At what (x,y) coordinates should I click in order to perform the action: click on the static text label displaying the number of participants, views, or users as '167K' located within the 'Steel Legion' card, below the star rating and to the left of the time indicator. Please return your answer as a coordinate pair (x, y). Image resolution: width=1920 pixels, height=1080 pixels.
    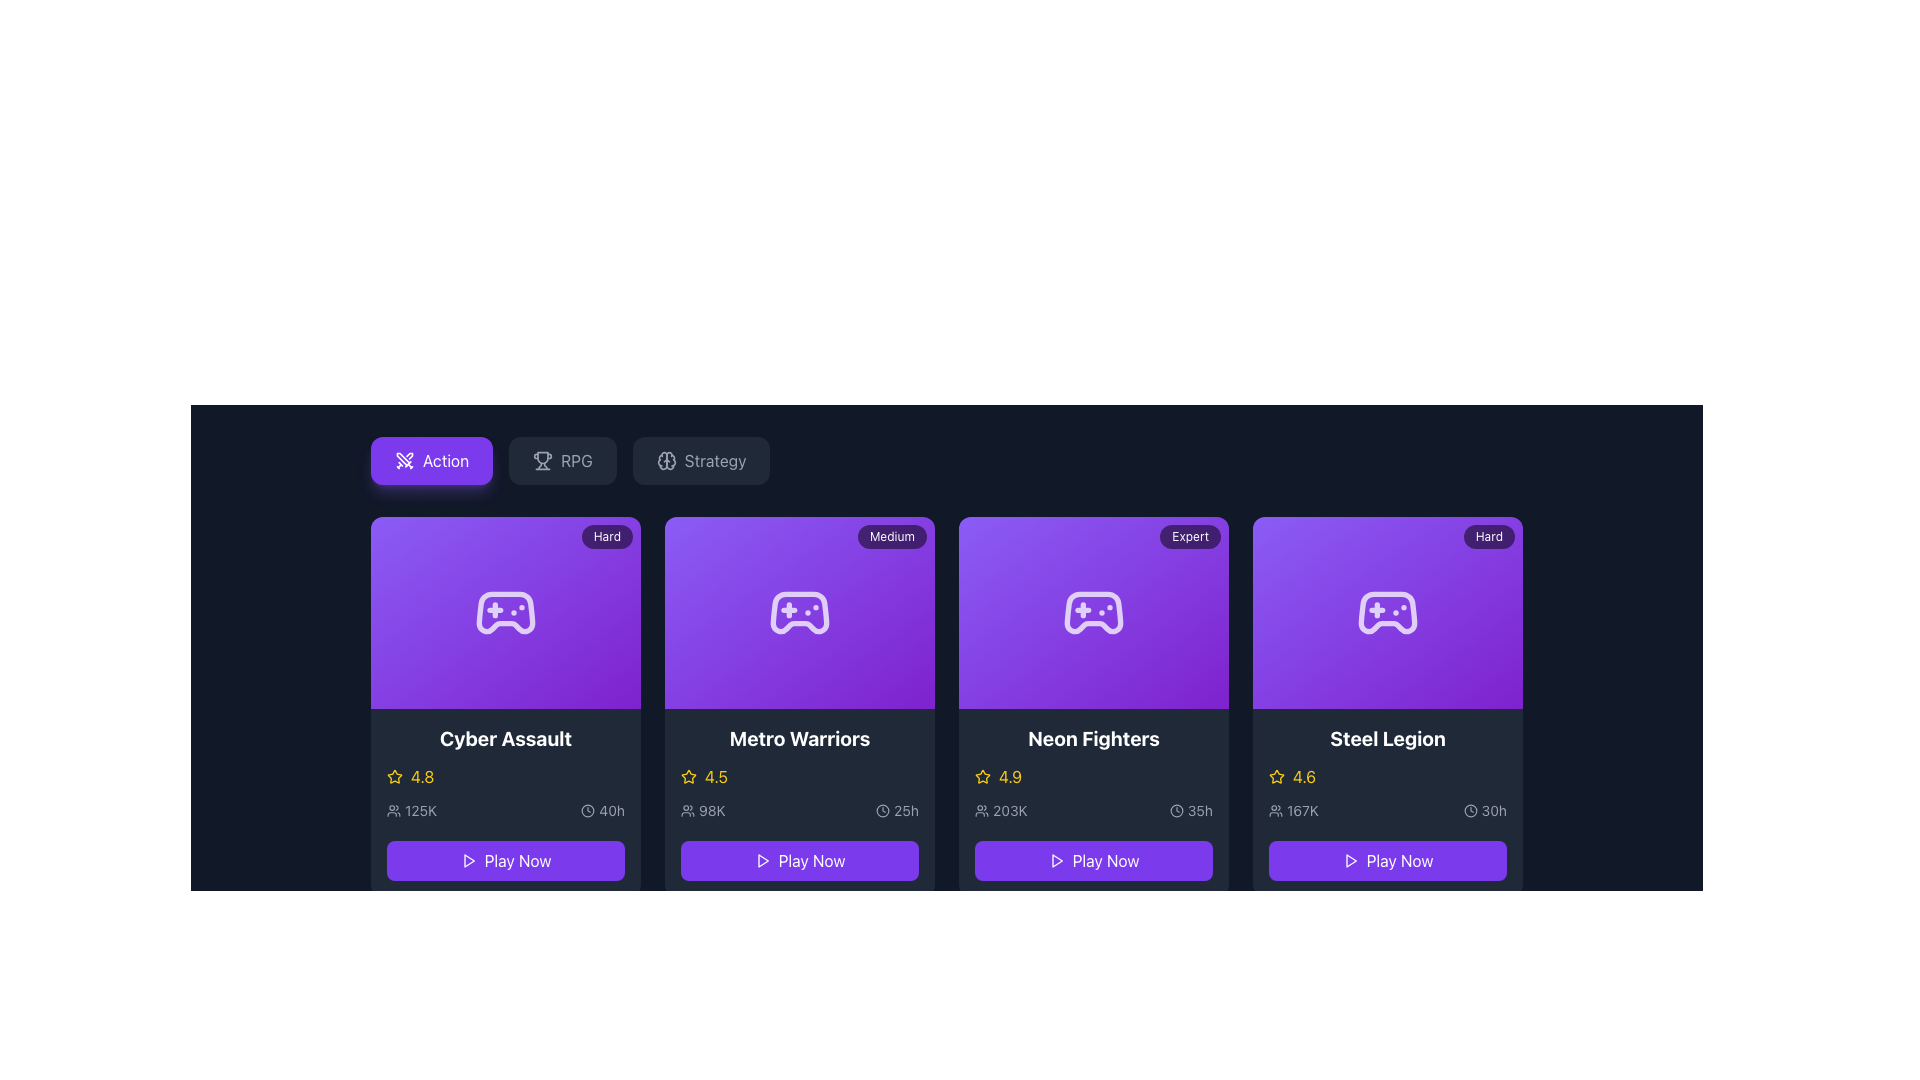
    Looking at the image, I should click on (1302, 810).